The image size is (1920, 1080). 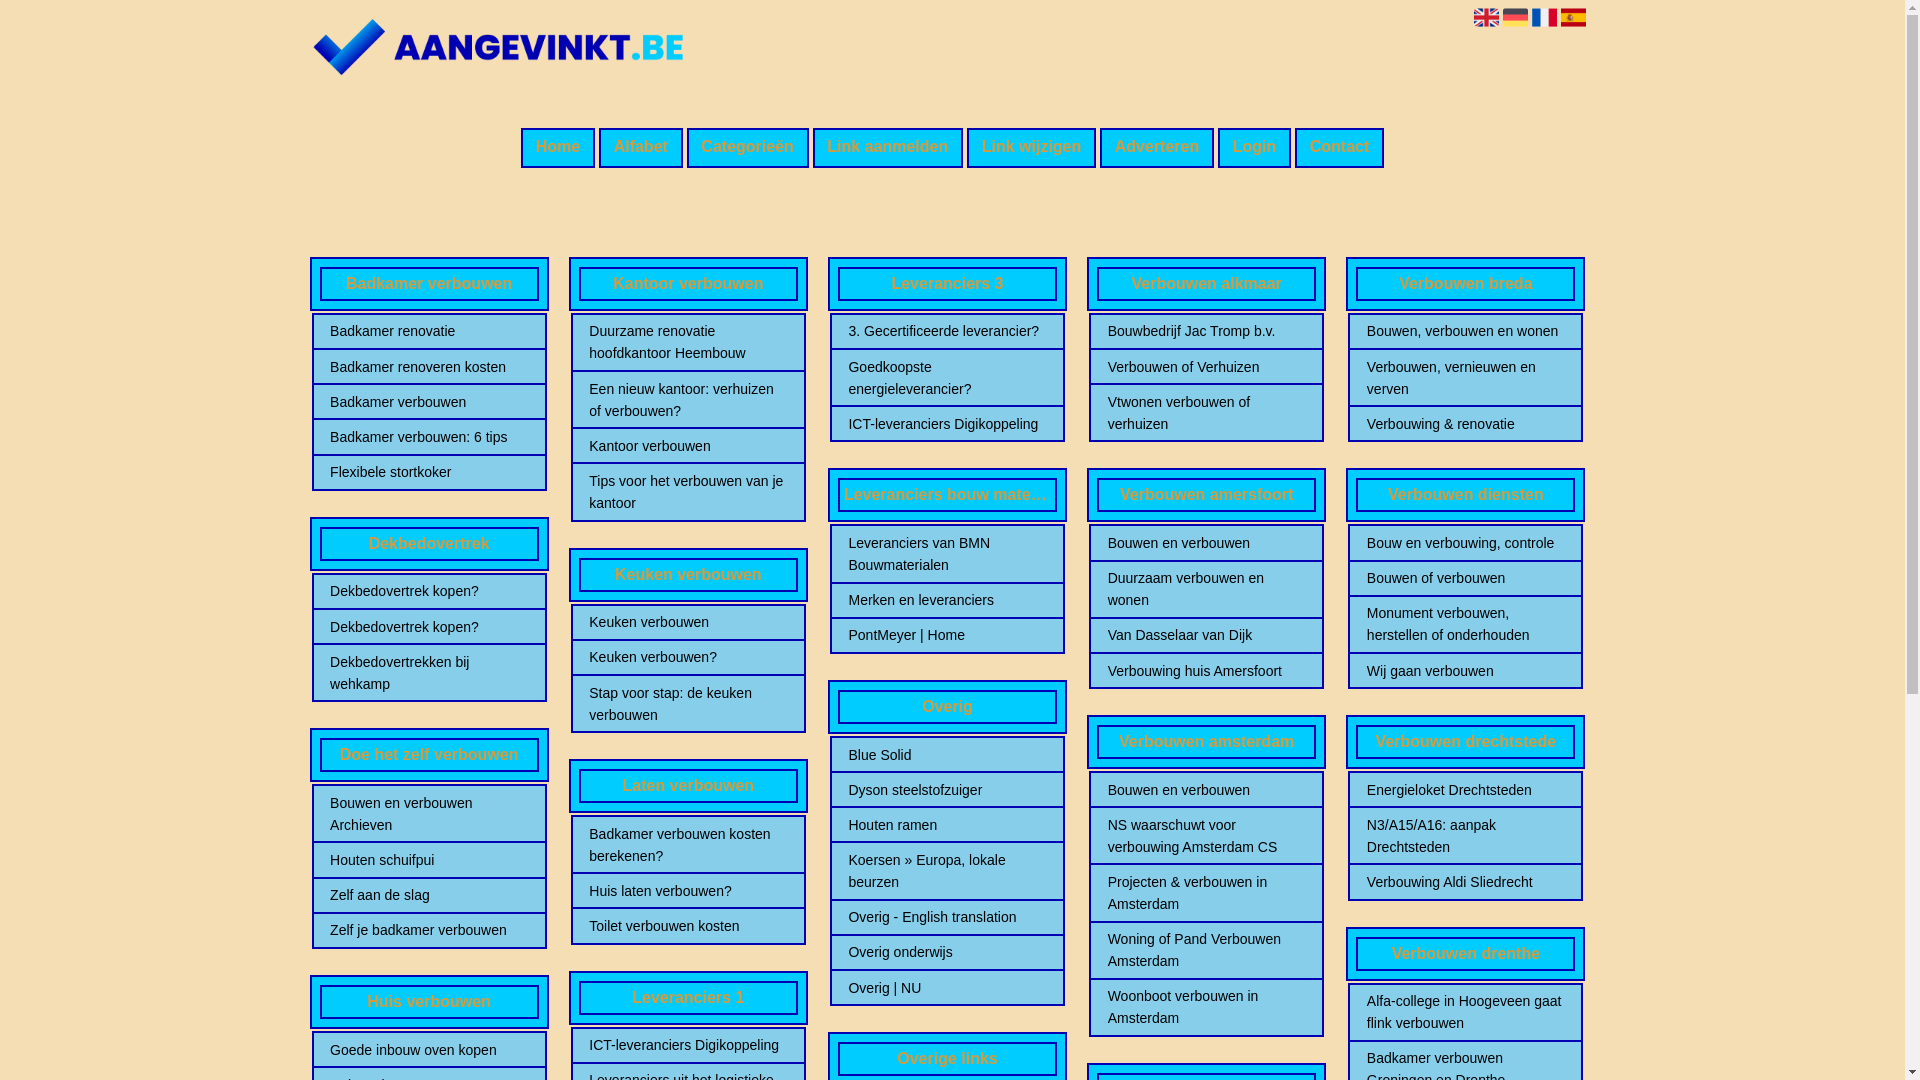 What do you see at coordinates (1465, 1011) in the screenshot?
I see `'Alfa-college in Hoogeveen gaat flink verbouwen'` at bounding box center [1465, 1011].